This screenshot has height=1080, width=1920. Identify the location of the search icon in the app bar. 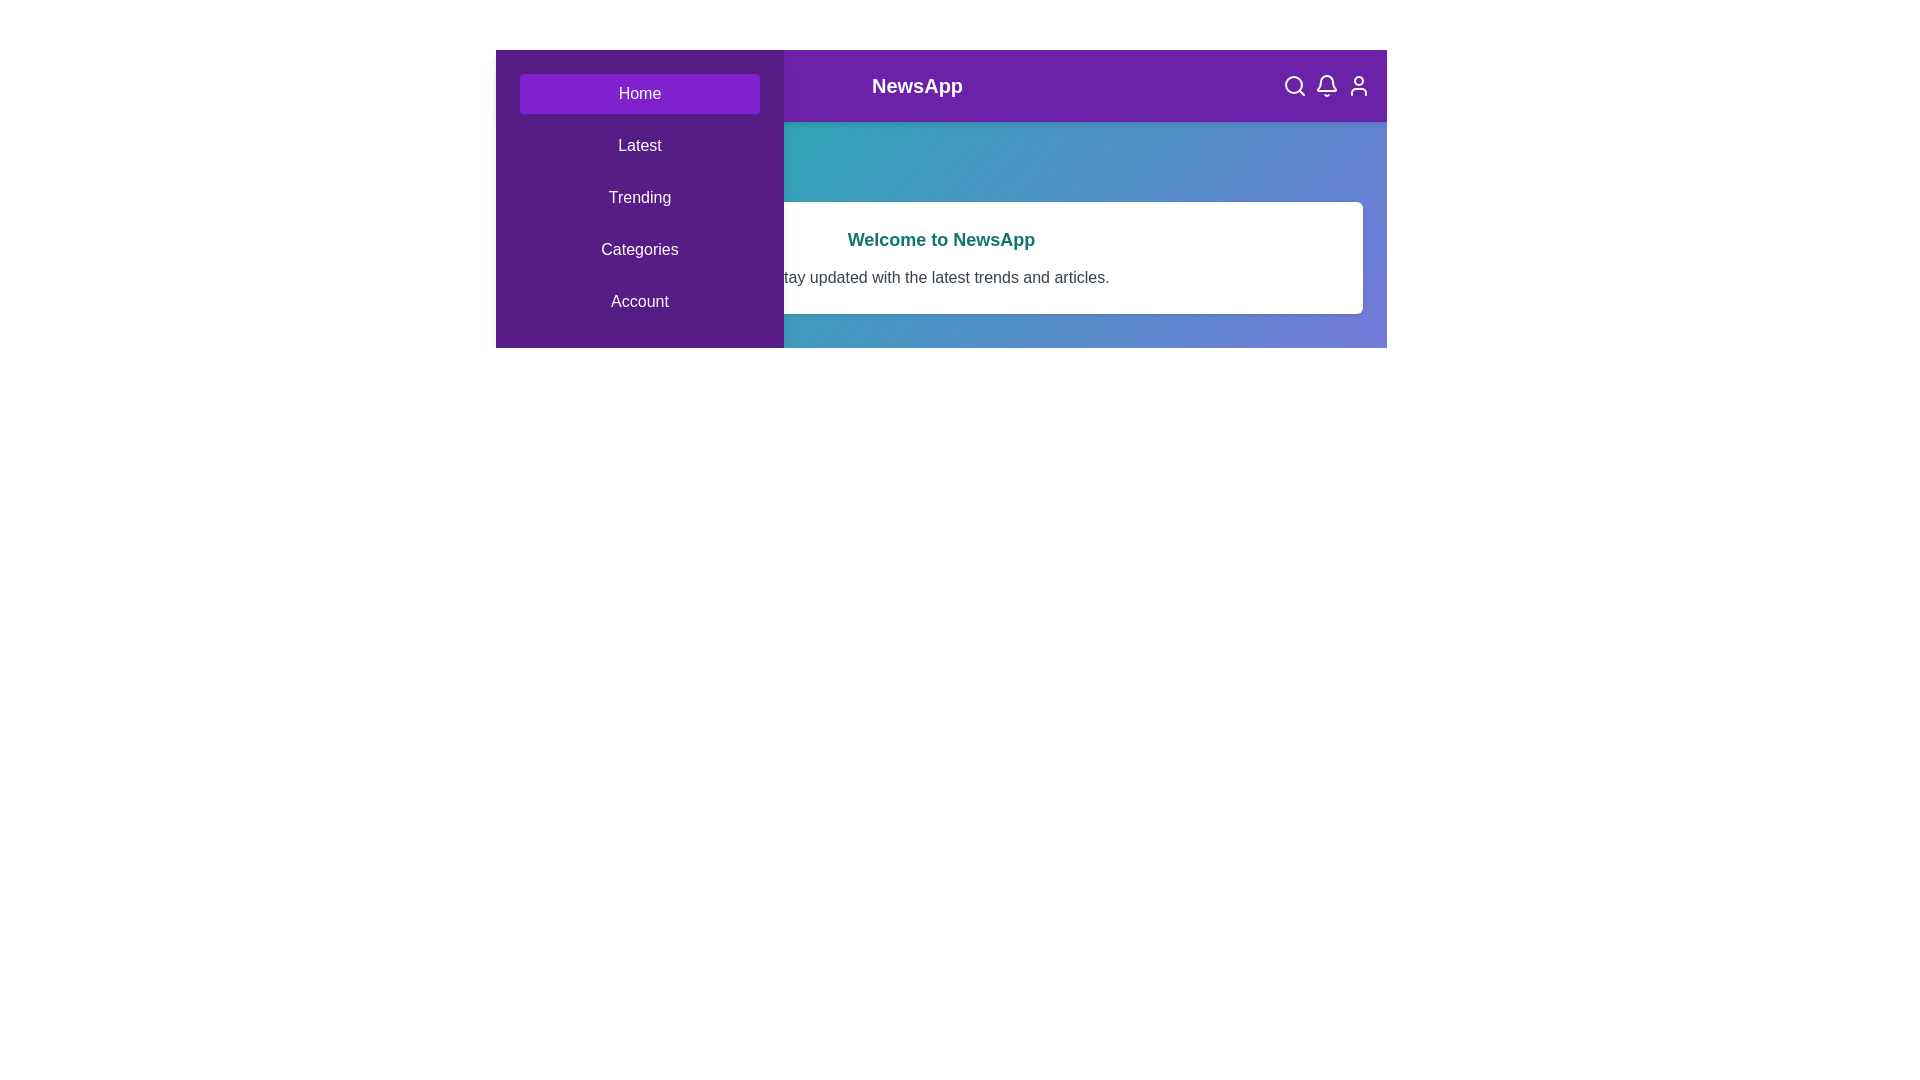
(1295, 84).